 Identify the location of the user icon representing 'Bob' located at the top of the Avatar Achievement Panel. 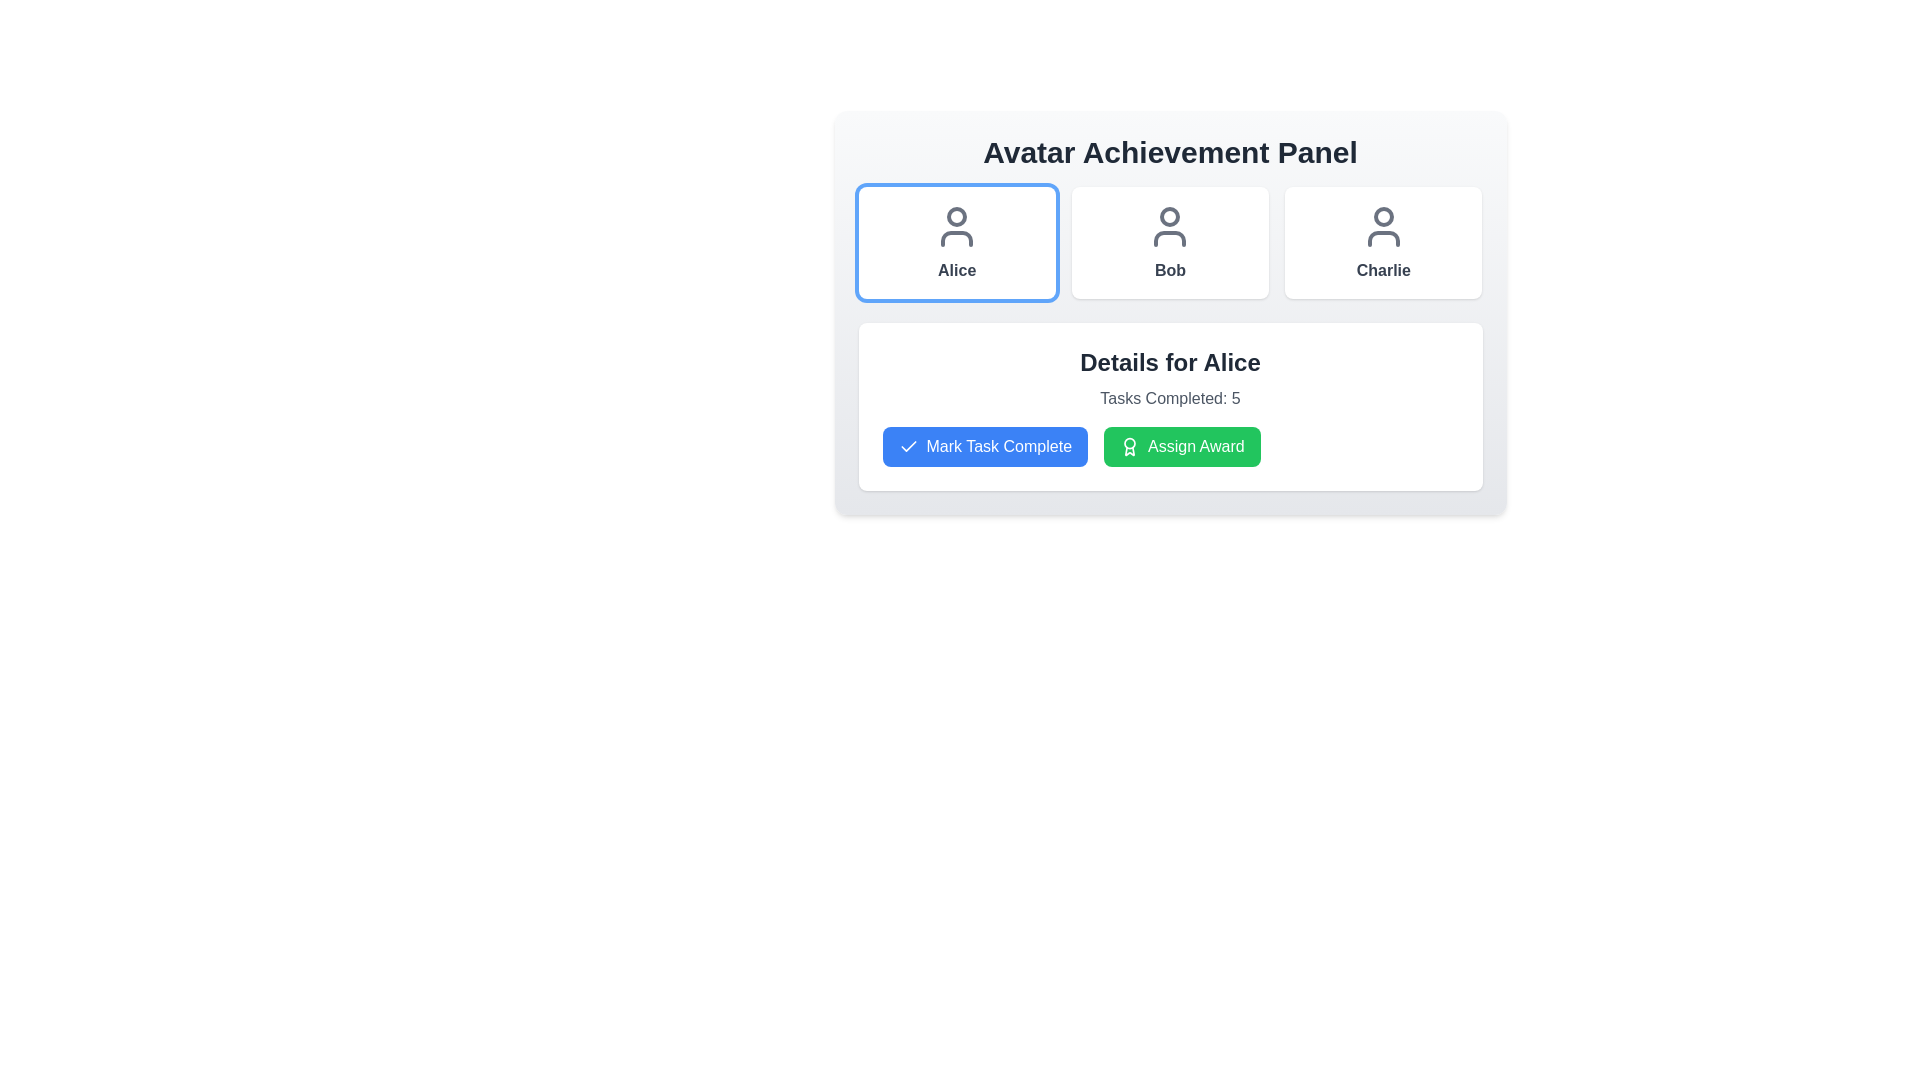
(1170, 226).